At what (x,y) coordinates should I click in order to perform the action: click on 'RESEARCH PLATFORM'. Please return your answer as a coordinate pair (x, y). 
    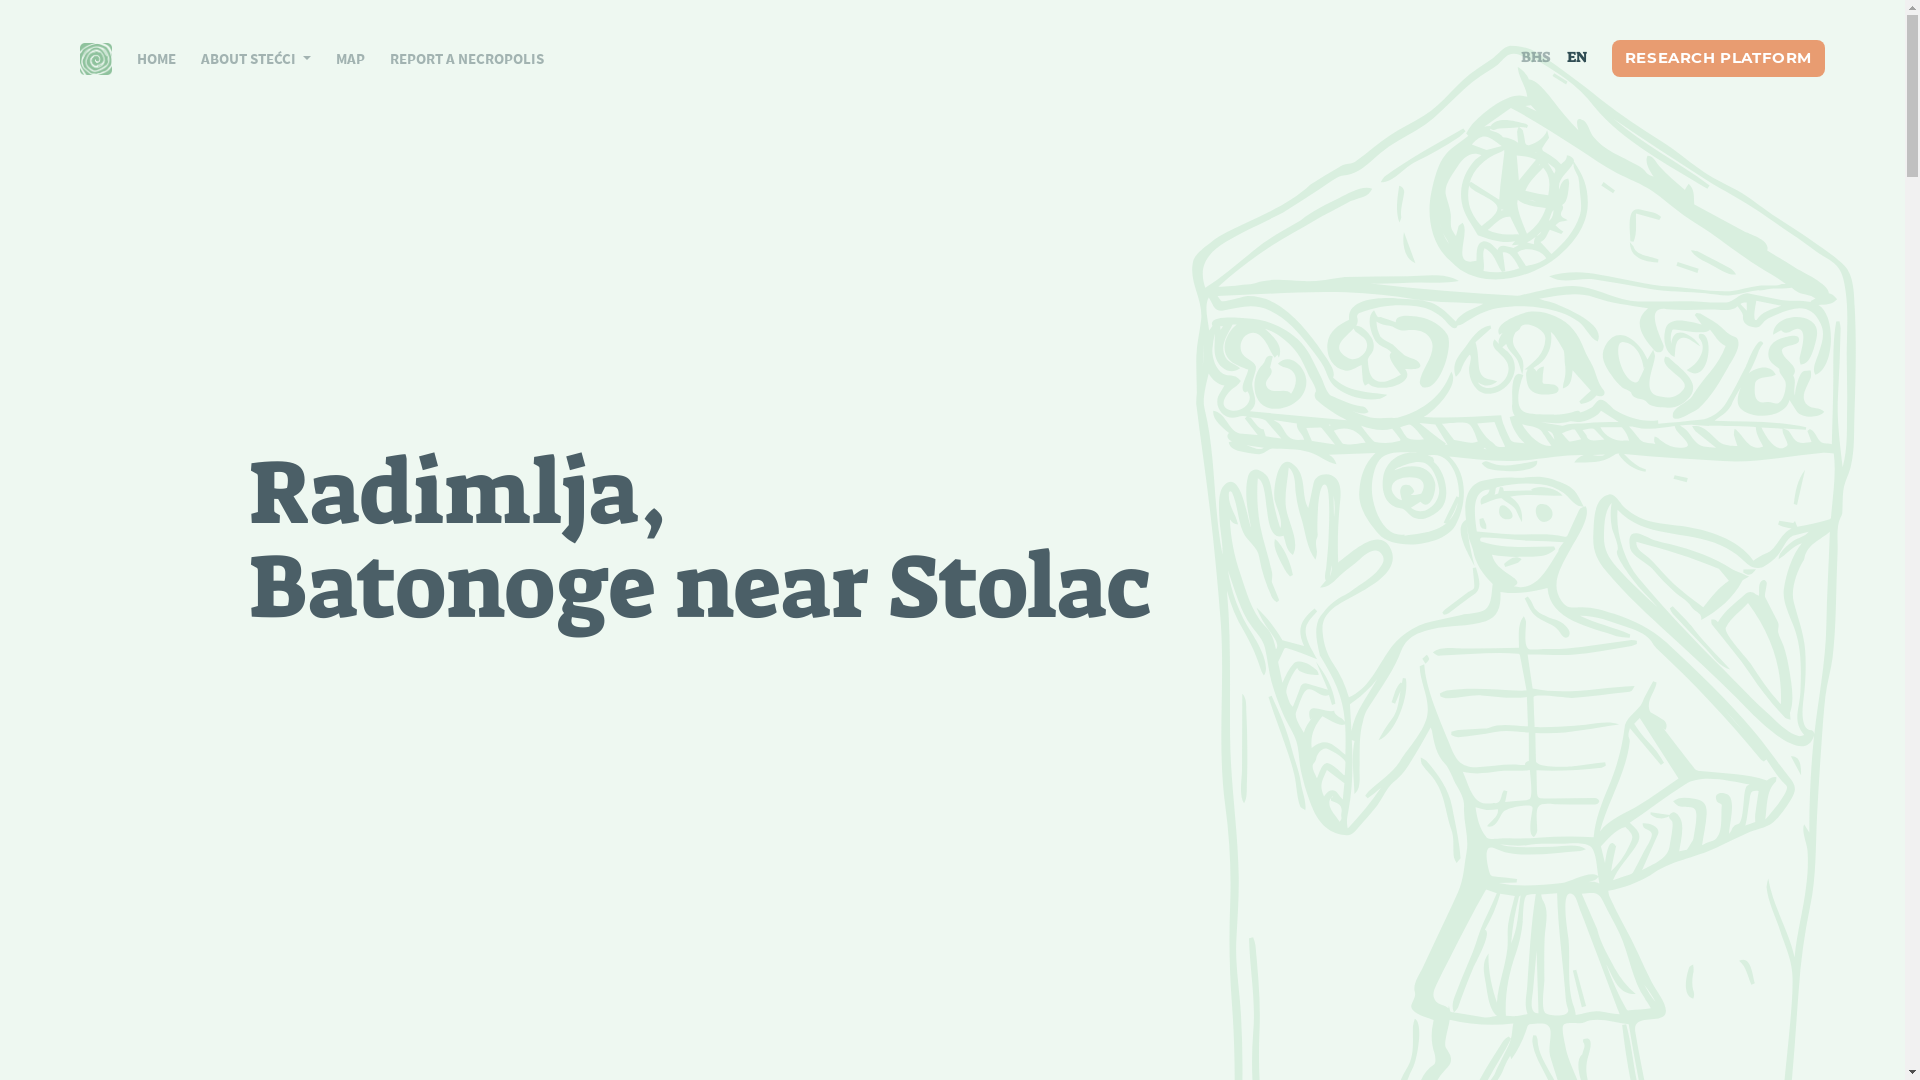
    Looking at the image, I should click on (1717, 57).